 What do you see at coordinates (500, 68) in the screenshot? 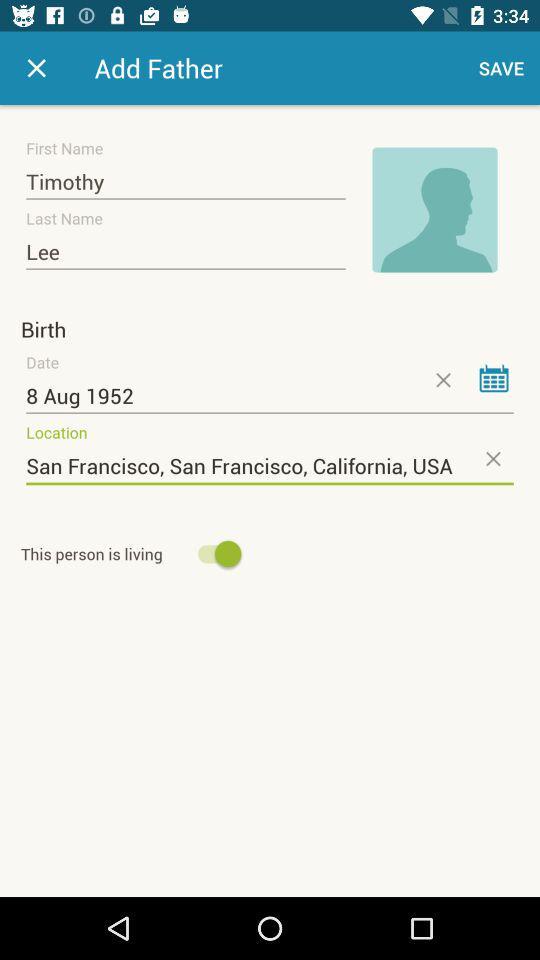
I see `the save` at bounding box center [500, 68].